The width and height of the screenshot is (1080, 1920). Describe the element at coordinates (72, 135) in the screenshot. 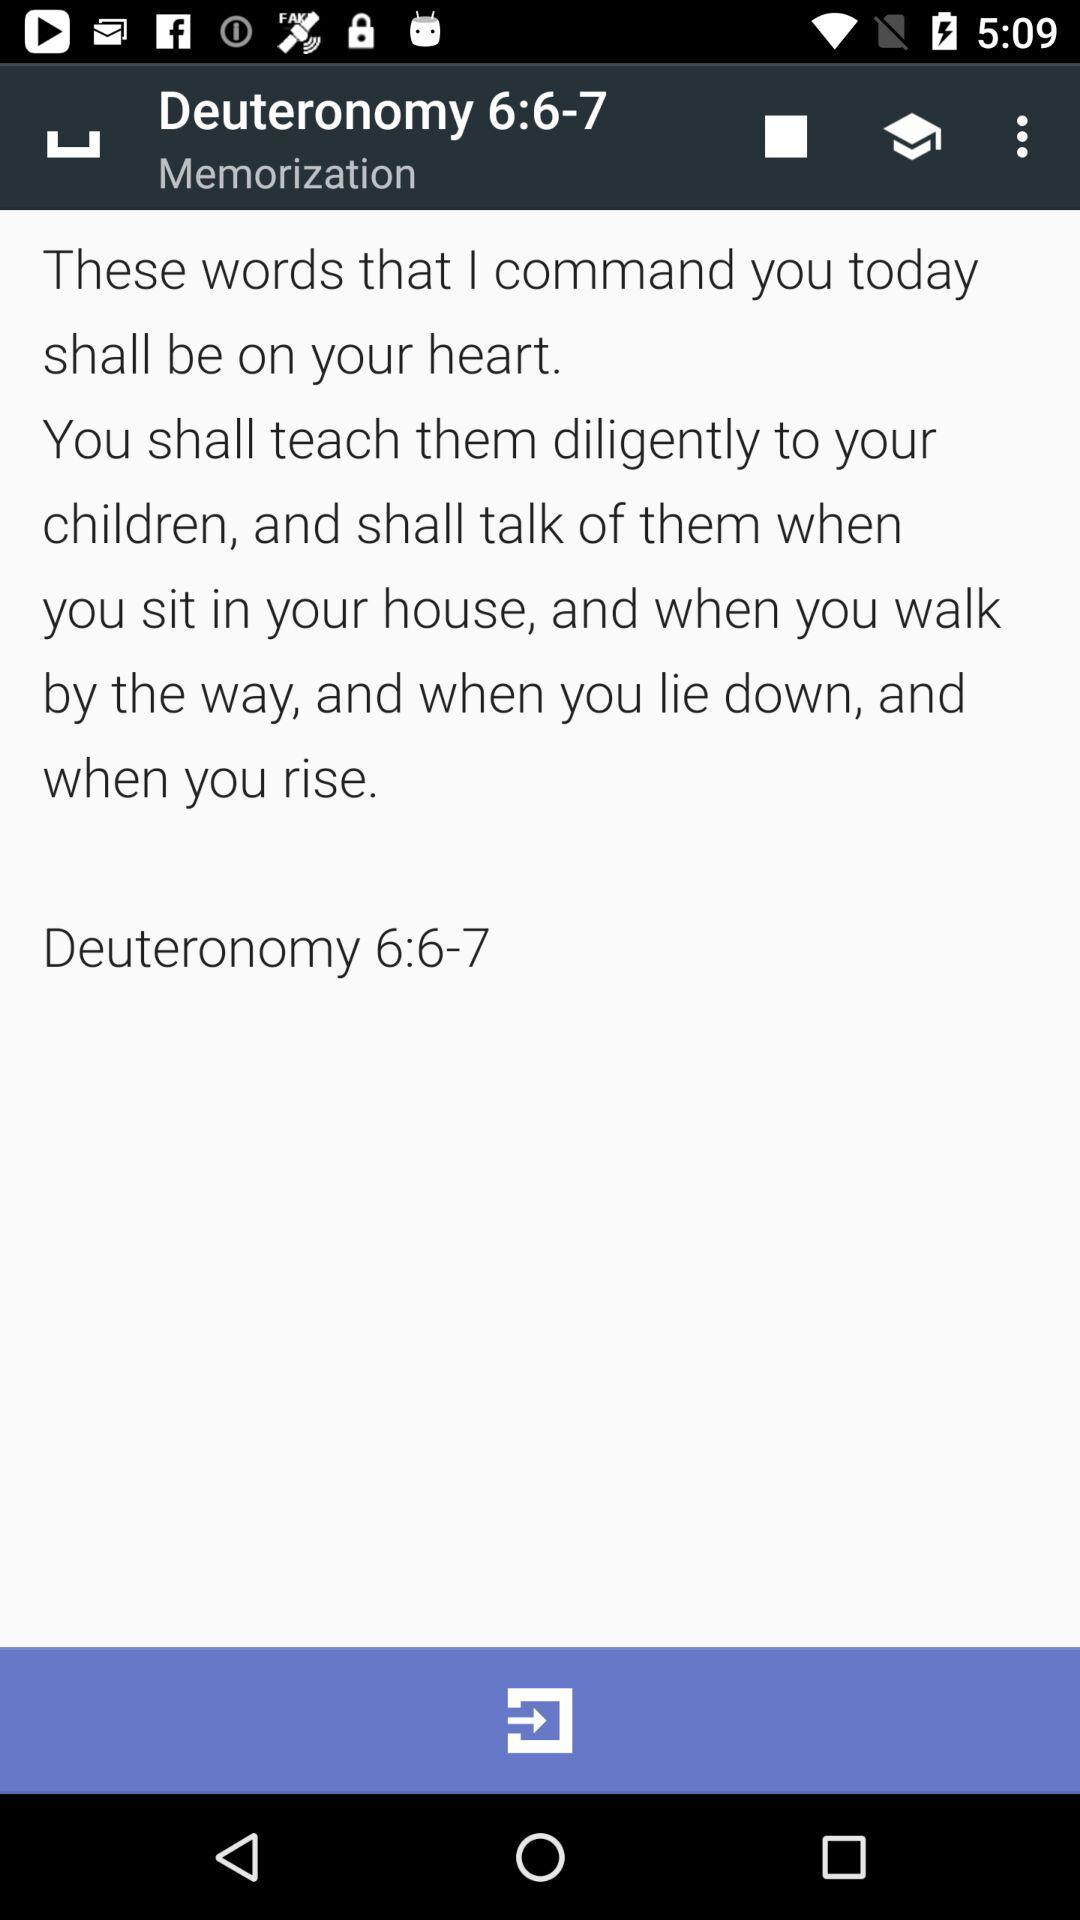

I see `icon next to deuteronomy 6 6` at that location.